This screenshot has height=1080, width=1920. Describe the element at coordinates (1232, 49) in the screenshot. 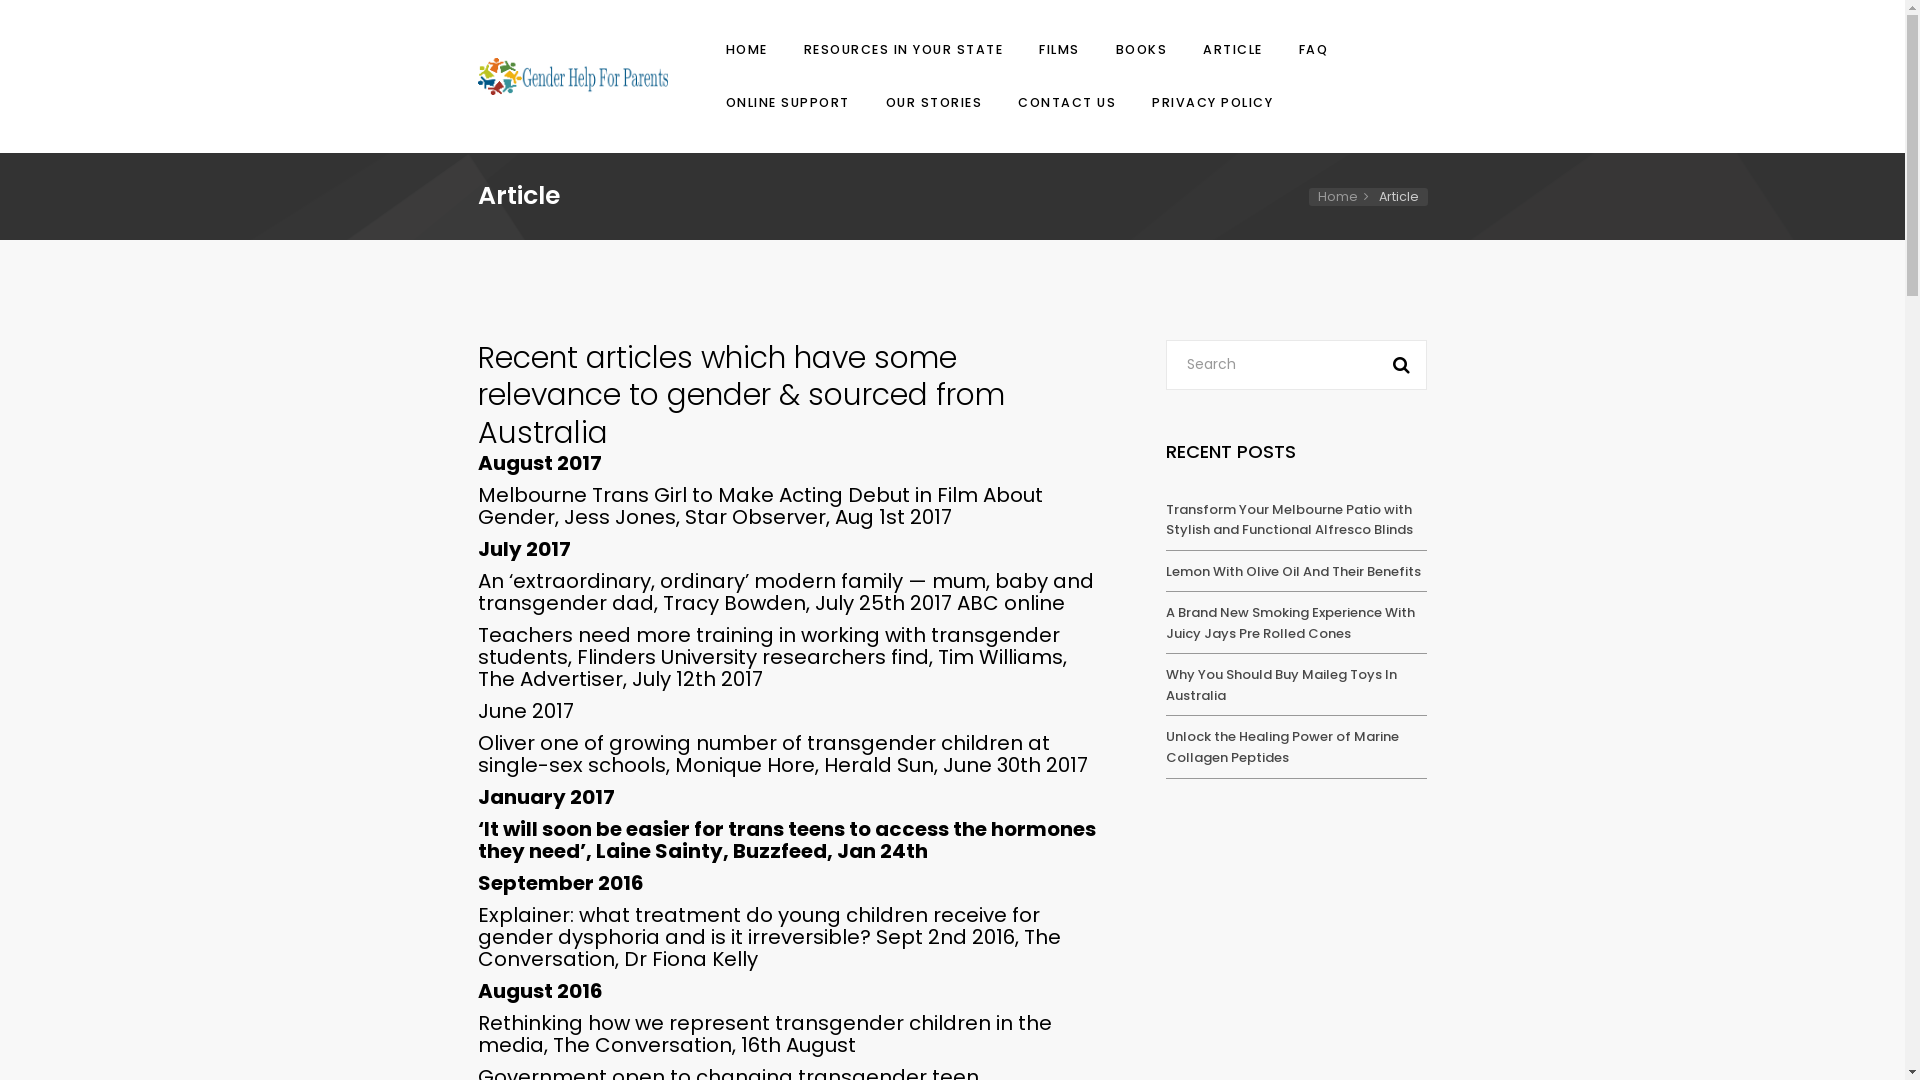

I see `'ARTICLE'` at that location.